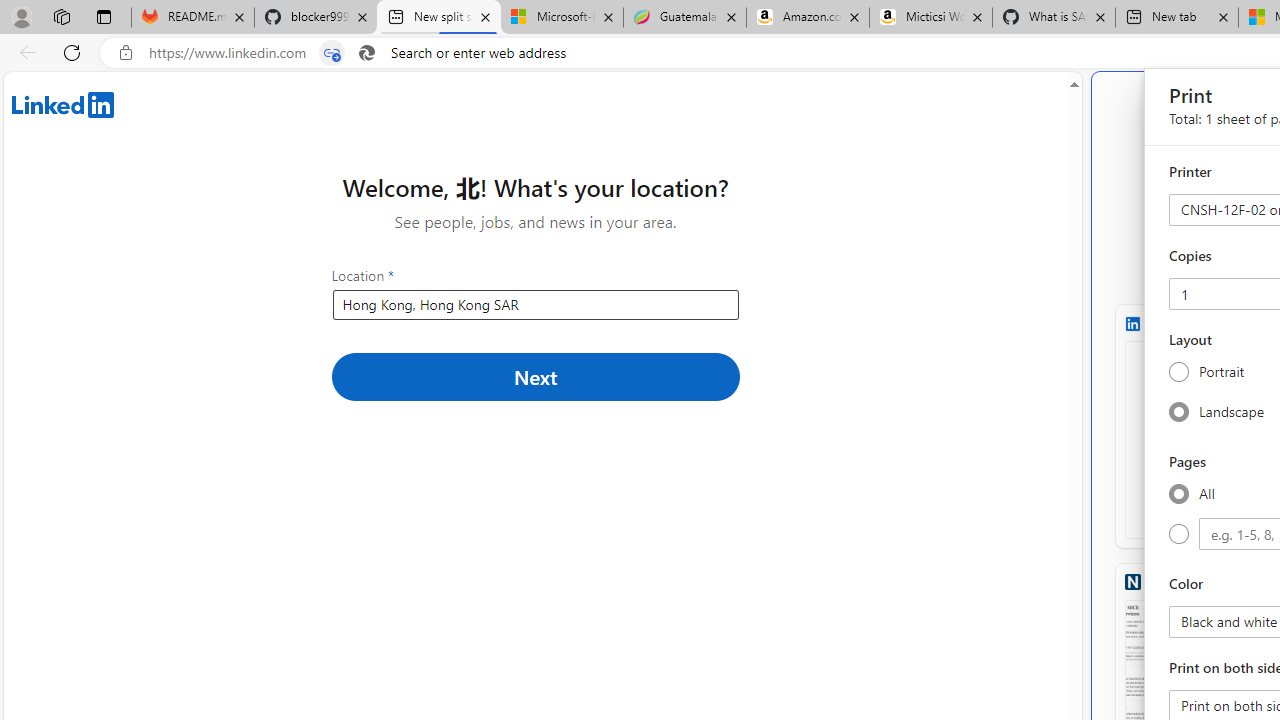  What do you see at coordinates (1178, 372) in the screenshot?
I see `'Portrait'` at bounding box center [1178, 372].